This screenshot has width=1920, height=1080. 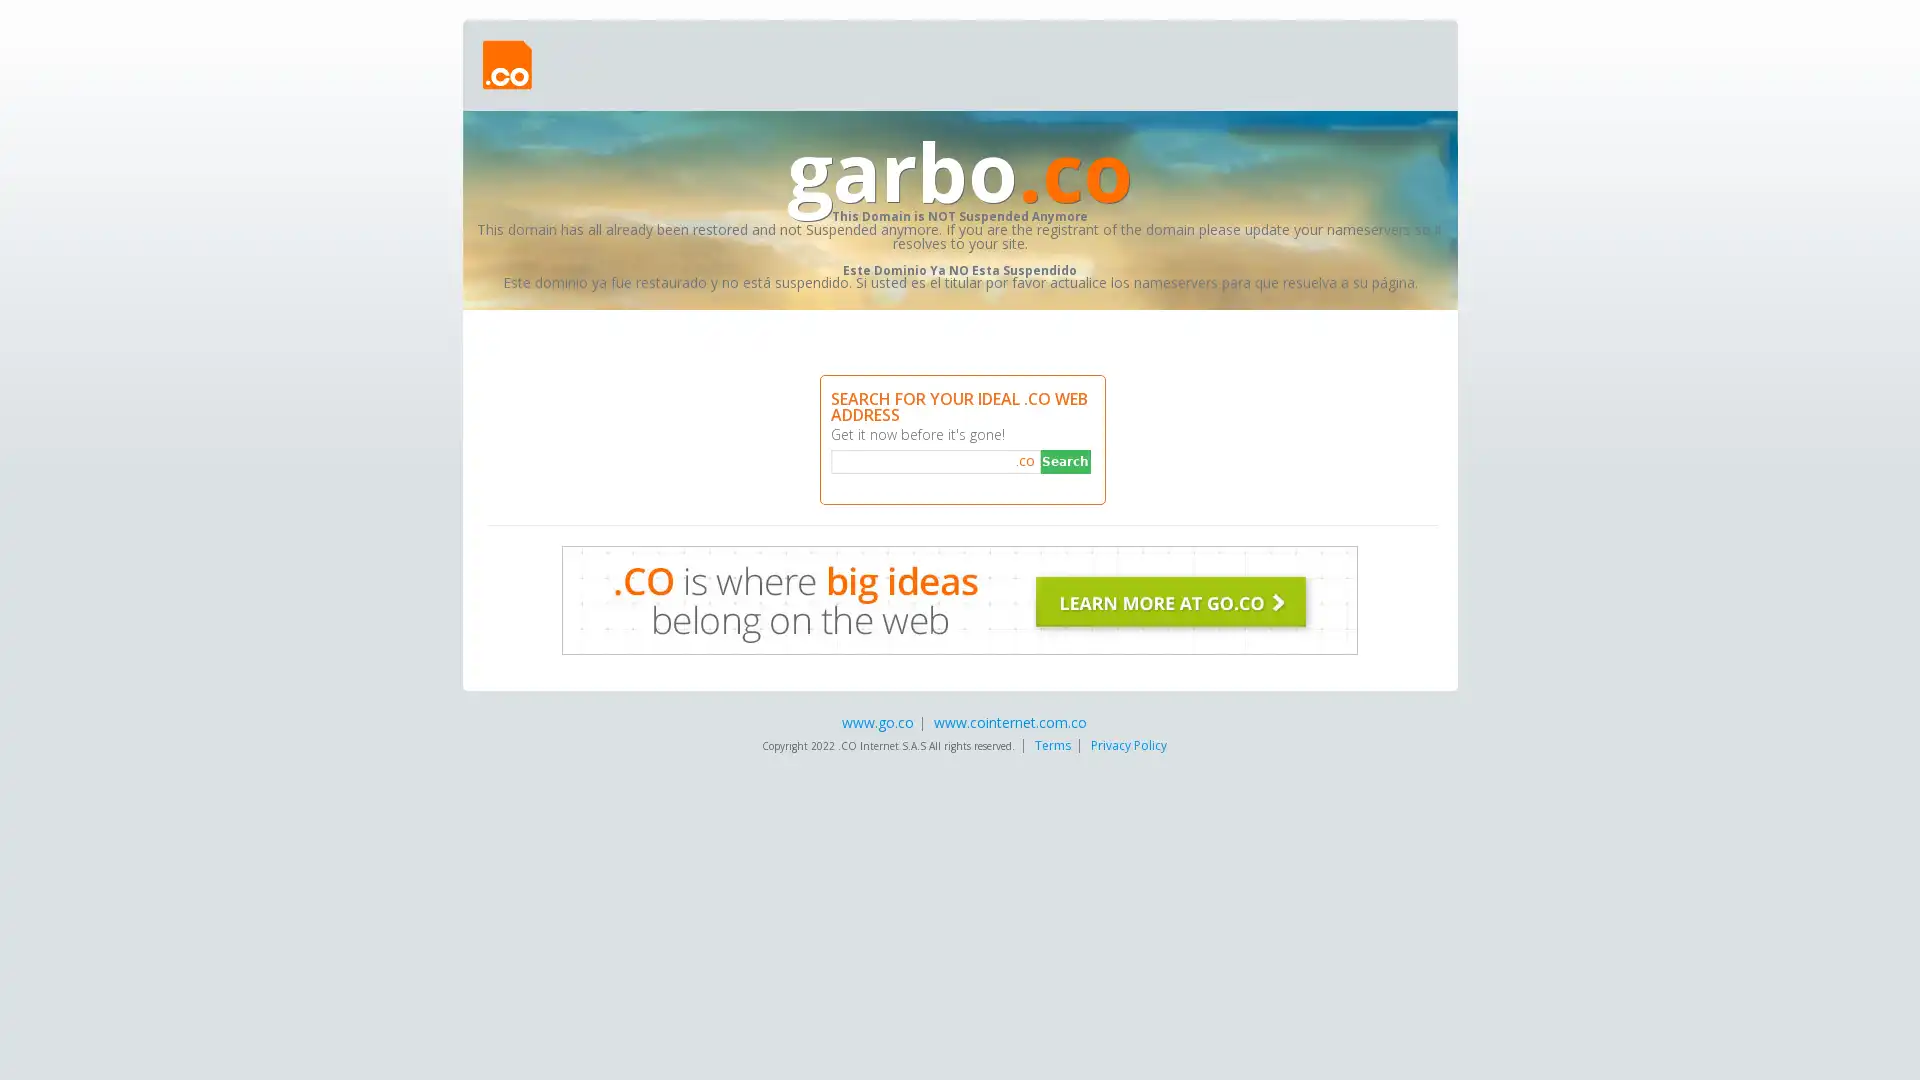 I want to click on Search, so click(x=1064, y=462).